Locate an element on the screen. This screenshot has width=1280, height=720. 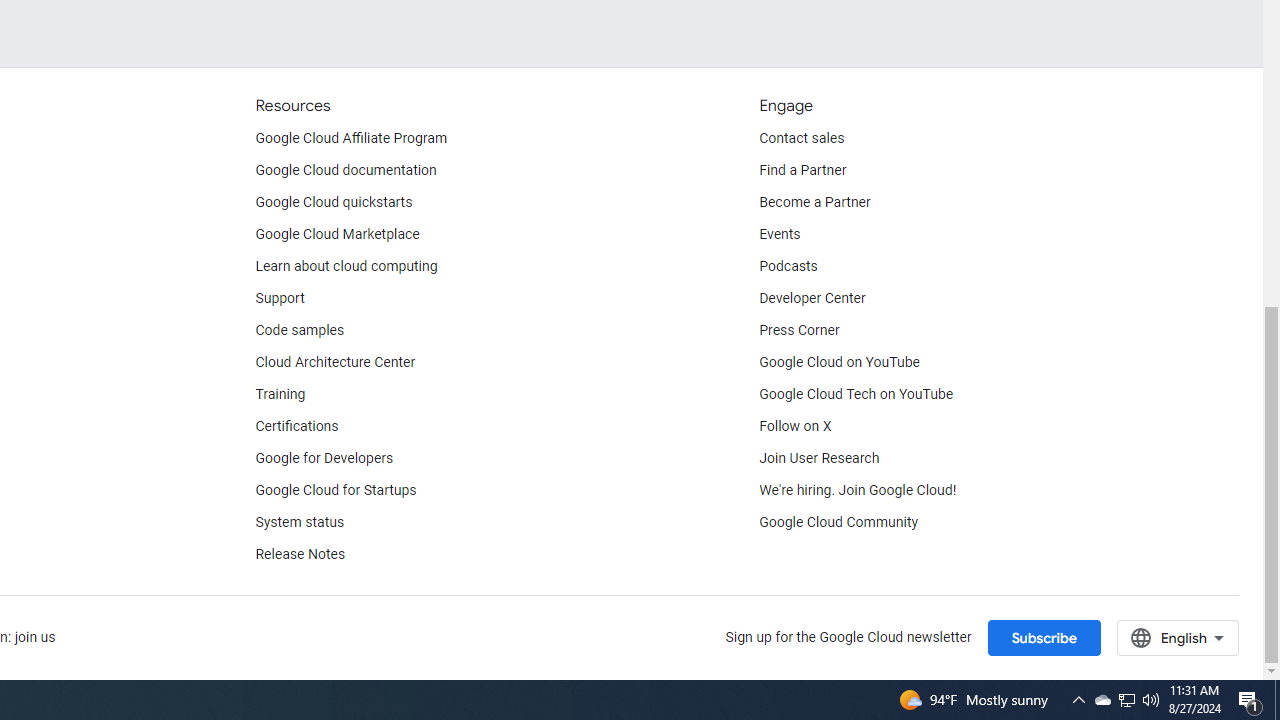
'Learn about cloud computing' is located at coordinates (346, 266).